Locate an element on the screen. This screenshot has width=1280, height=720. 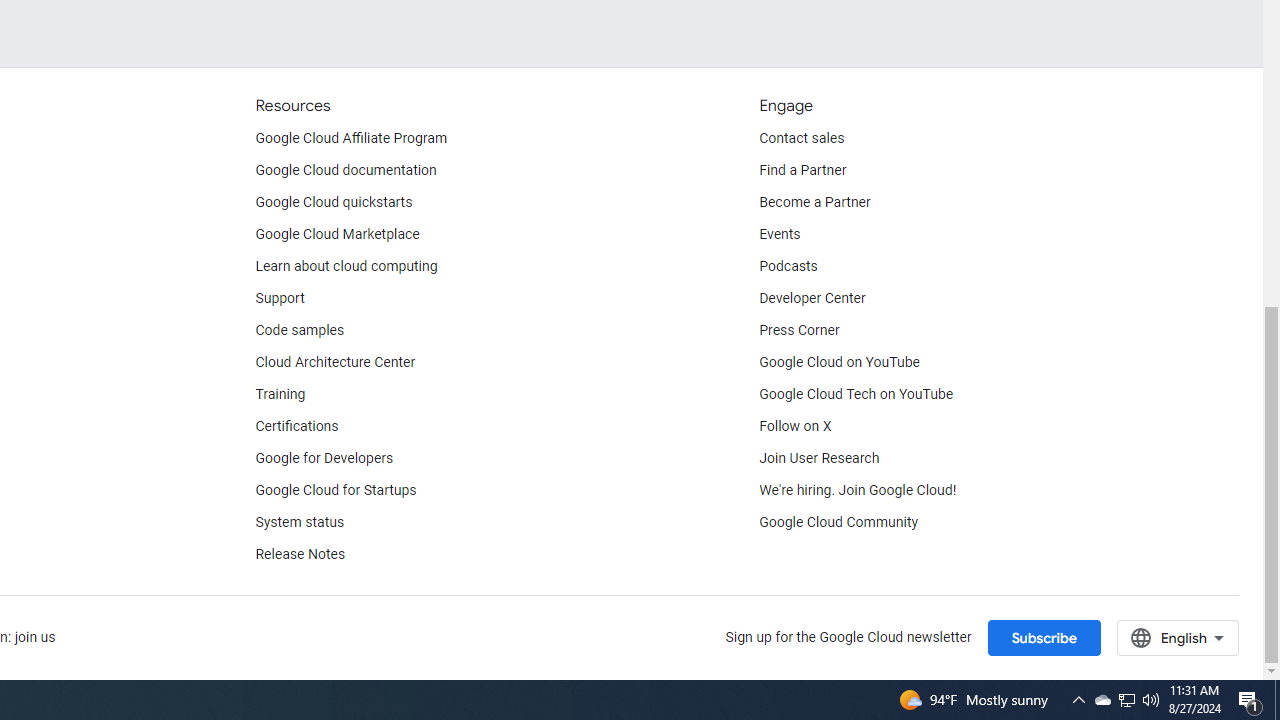
'Learn about cloud computing' is located at coordinates (346, 266).